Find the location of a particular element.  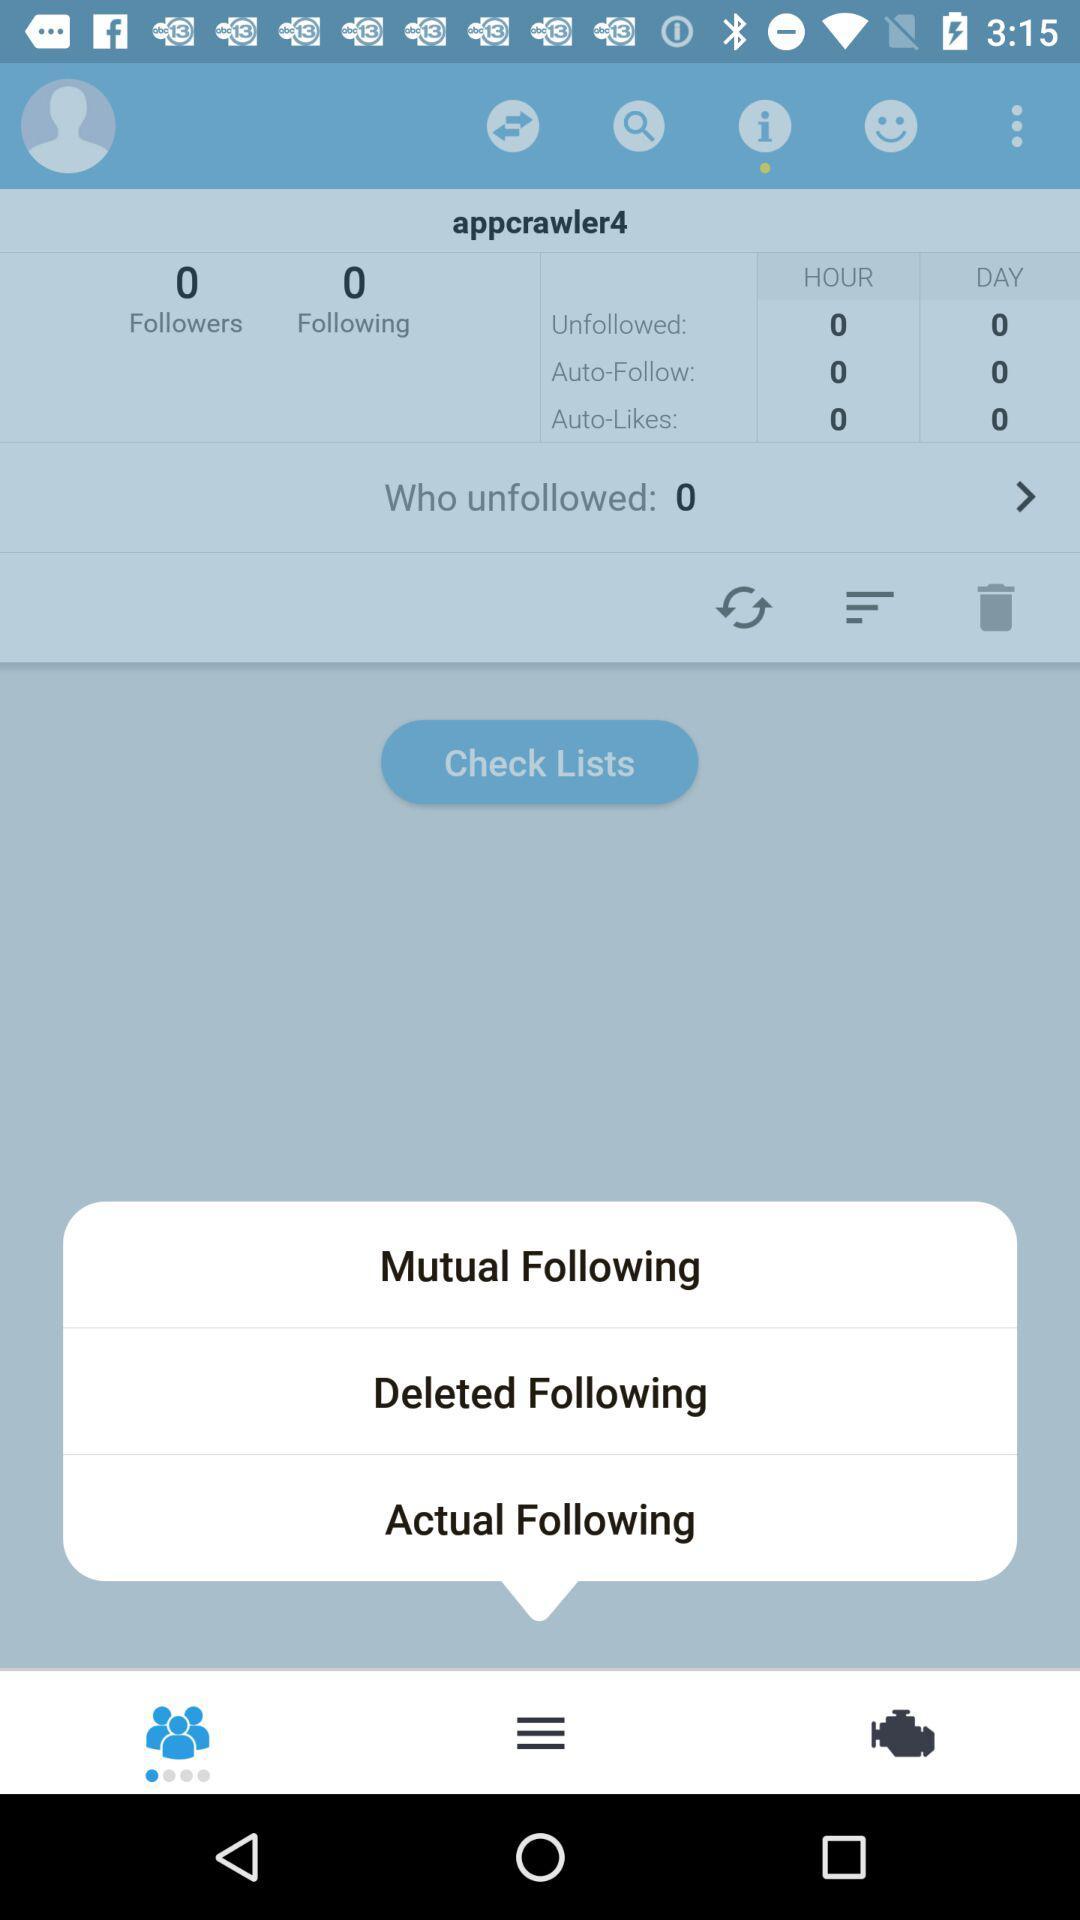

go forward is located at coordinates (1024, 496).